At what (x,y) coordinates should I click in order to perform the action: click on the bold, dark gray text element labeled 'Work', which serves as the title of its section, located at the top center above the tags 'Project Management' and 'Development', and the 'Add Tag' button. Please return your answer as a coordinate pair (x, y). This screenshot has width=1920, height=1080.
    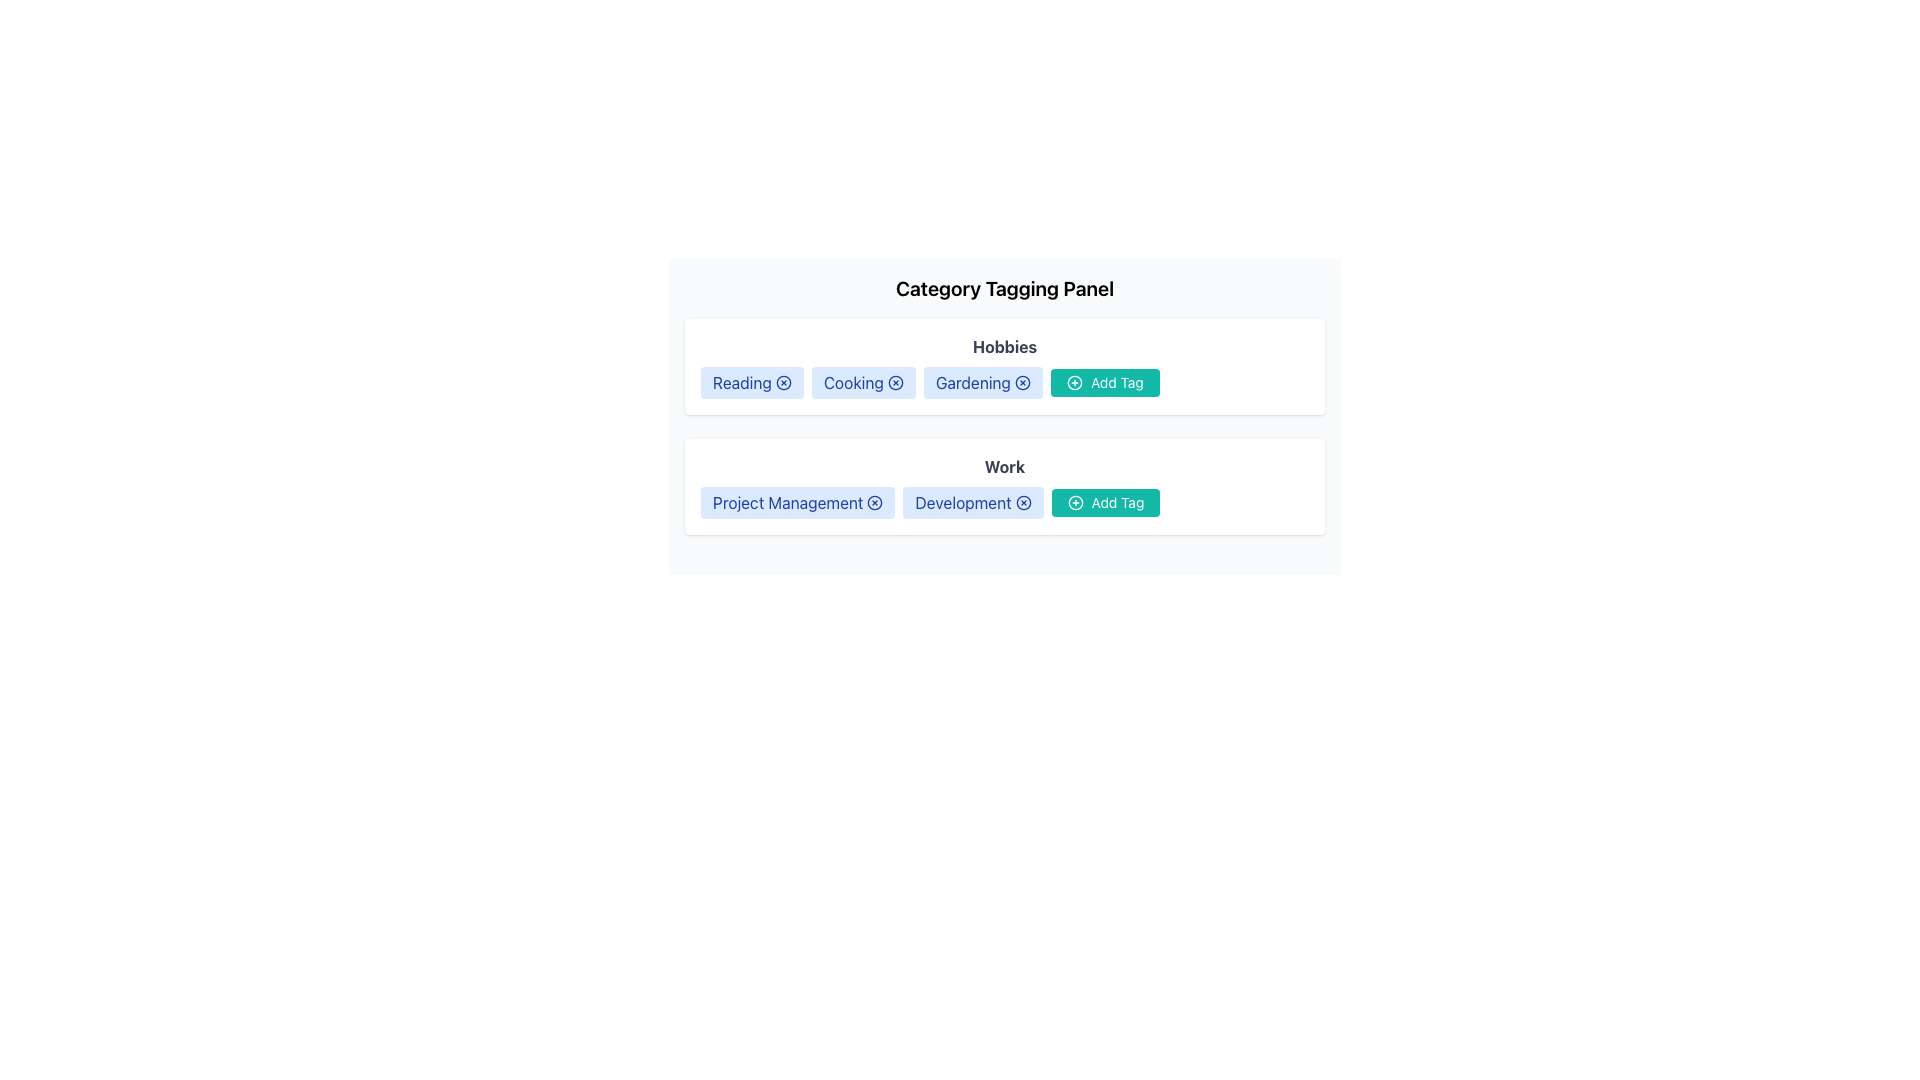
    Looking at the image, I should click on (1004, 466).